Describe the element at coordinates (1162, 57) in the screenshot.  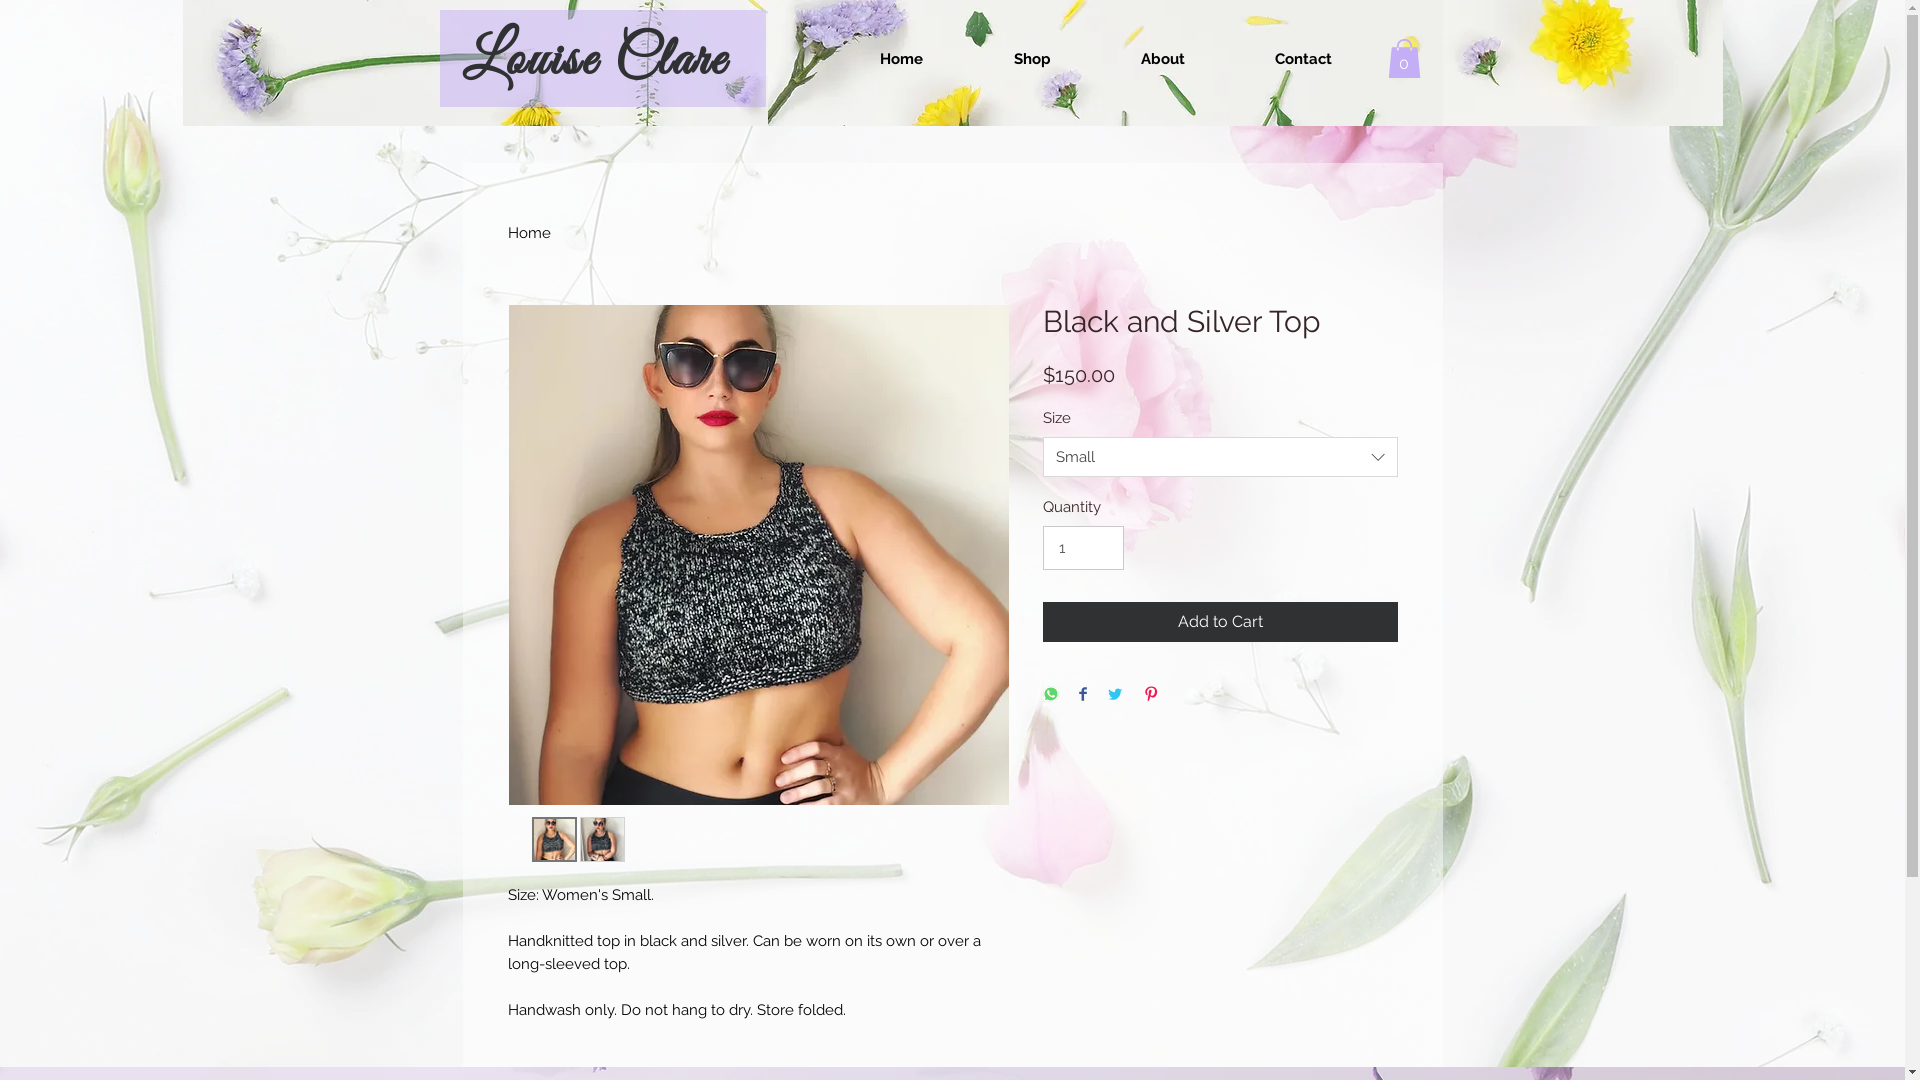
I see `'About'` at that location.